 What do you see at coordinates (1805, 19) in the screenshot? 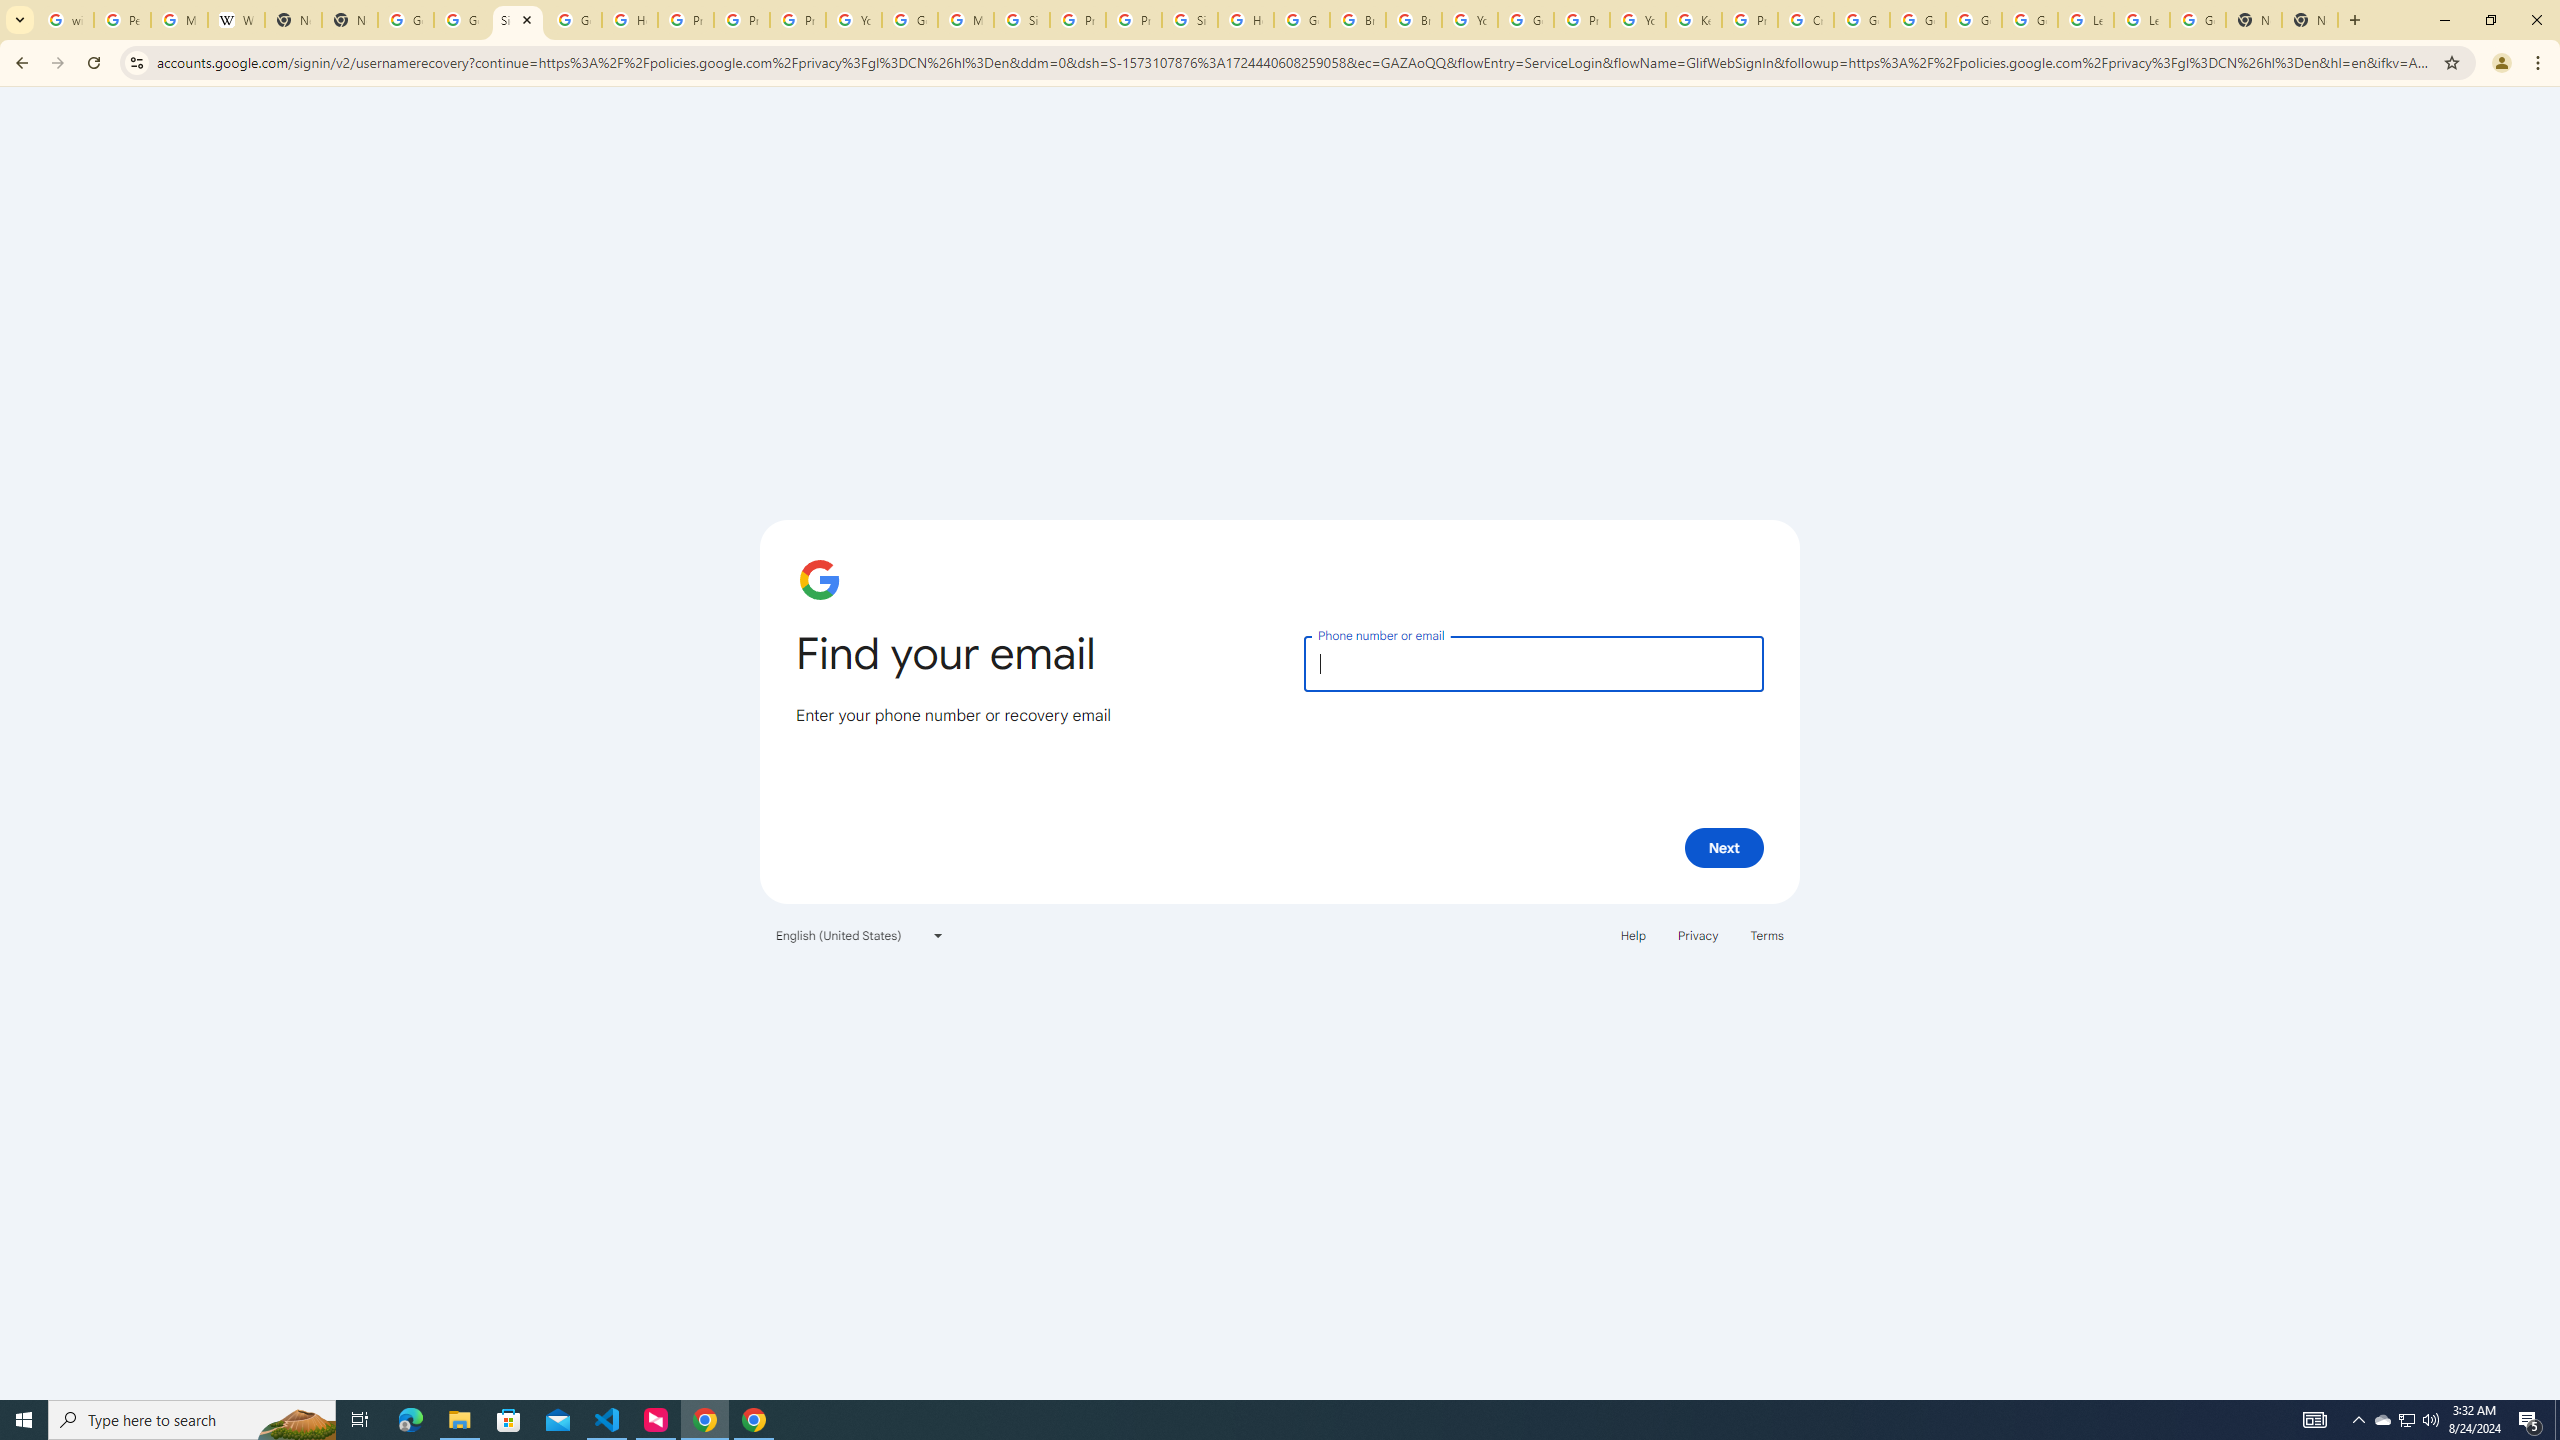
I see `'Create your Google Account'` at bounding box center [1805, 19].